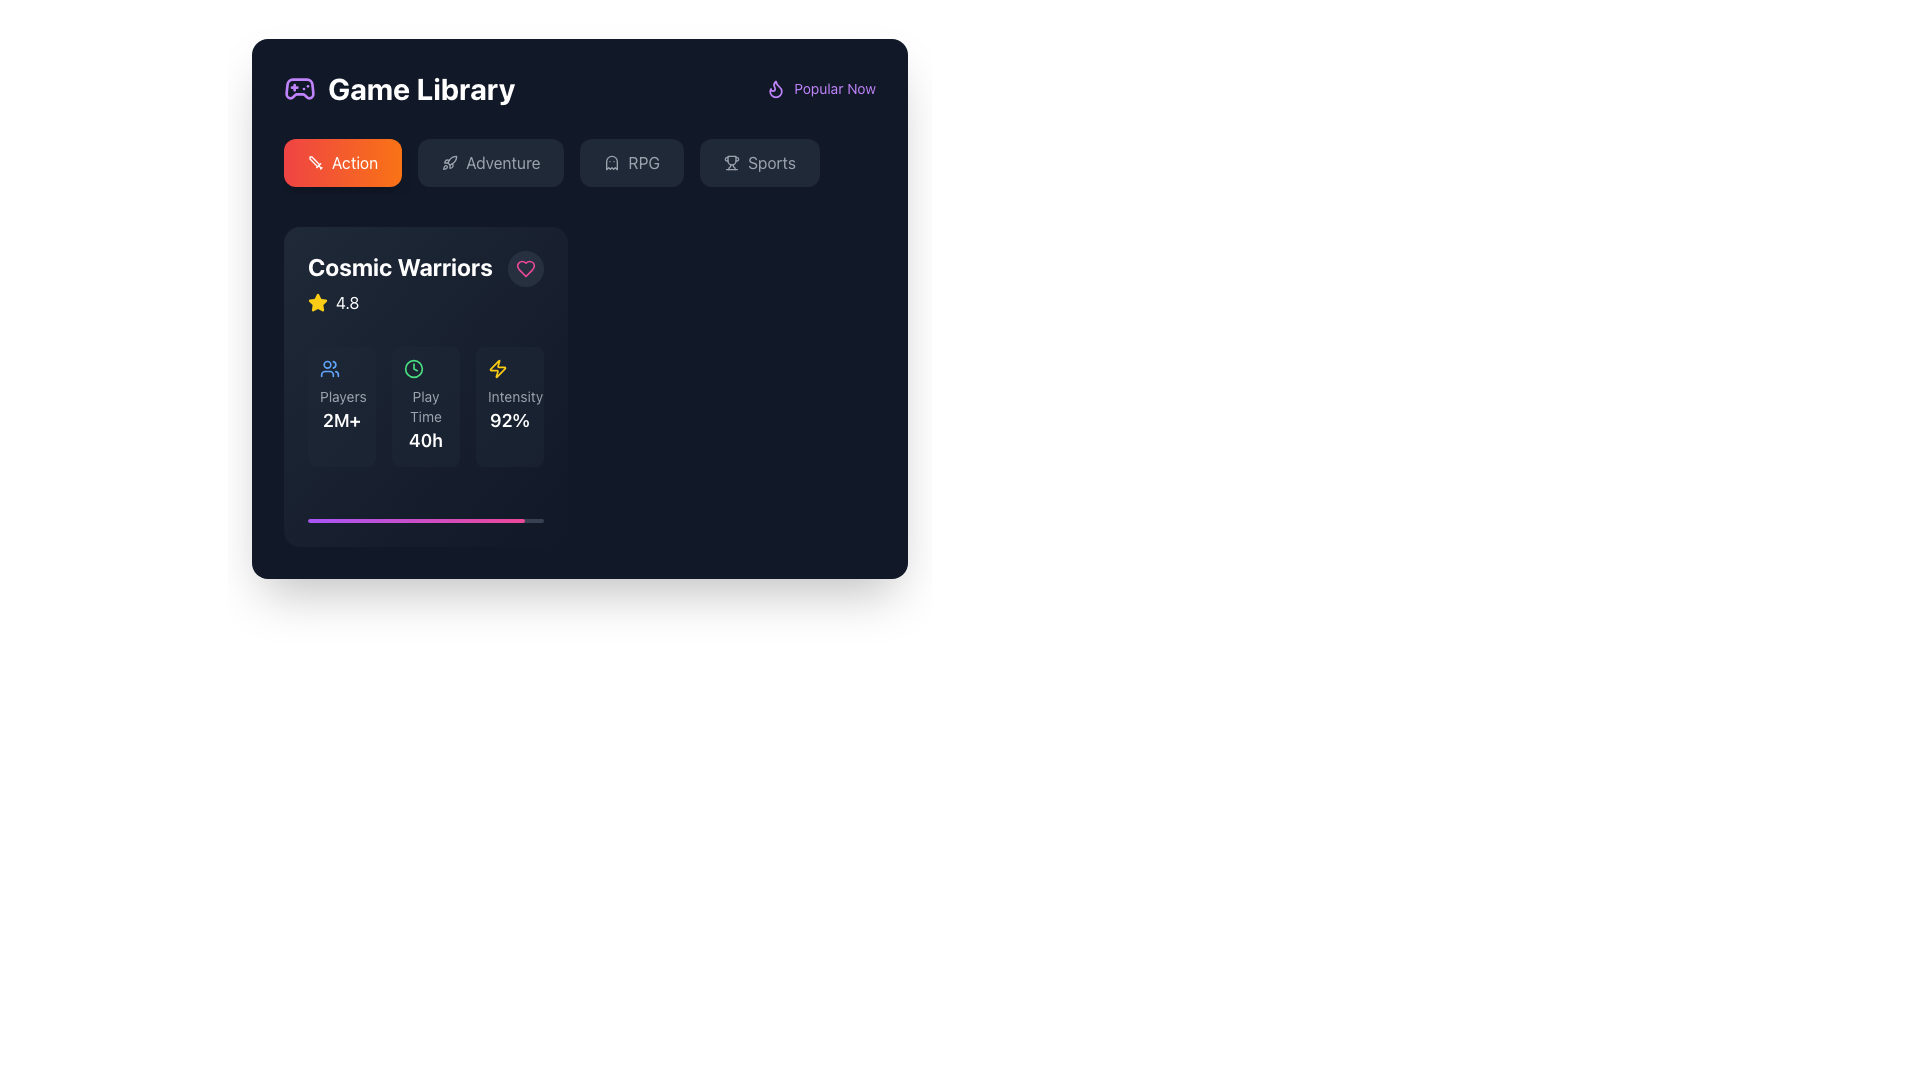 The height and width of the screenshot is (1080, 1920). Describe the element at coordinates (425, 406) in the screenshot. I see `the Informational display section that presents statistics about the game, located at the bottom half of the 'Cosmic Warriors' card` at that location.